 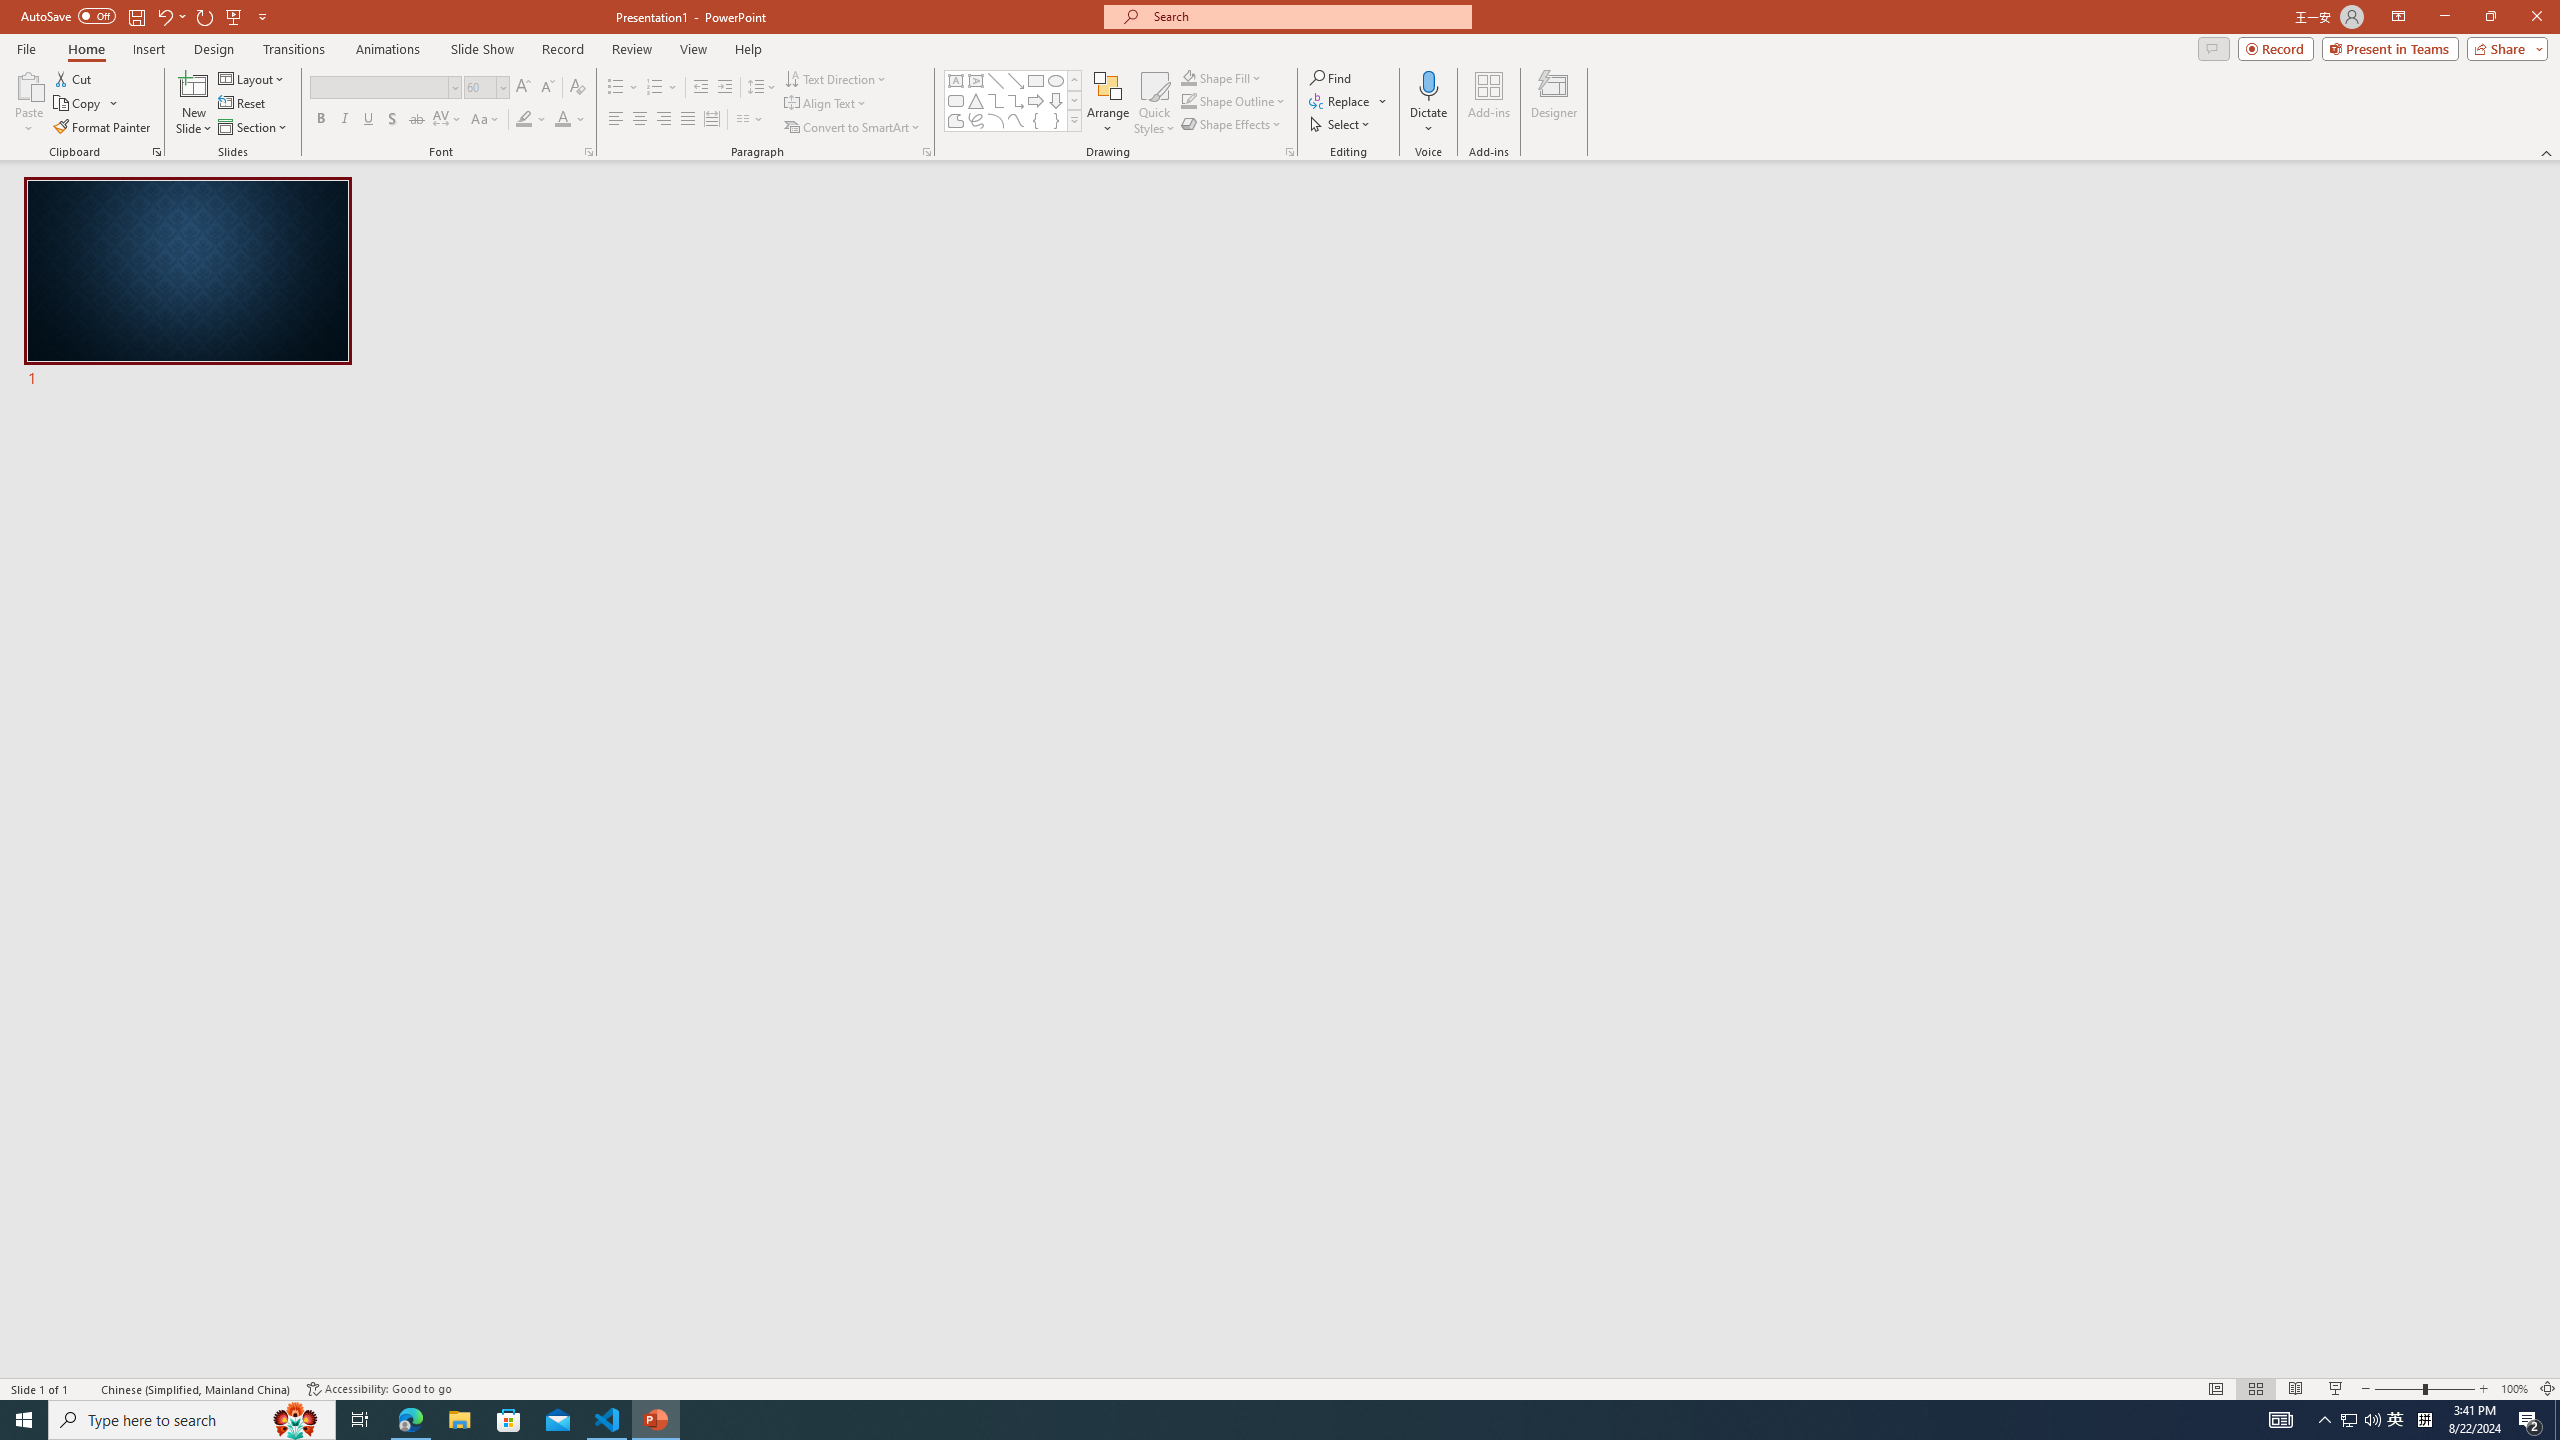 I want to click on 'Align Text', so click(x=826, y=103).